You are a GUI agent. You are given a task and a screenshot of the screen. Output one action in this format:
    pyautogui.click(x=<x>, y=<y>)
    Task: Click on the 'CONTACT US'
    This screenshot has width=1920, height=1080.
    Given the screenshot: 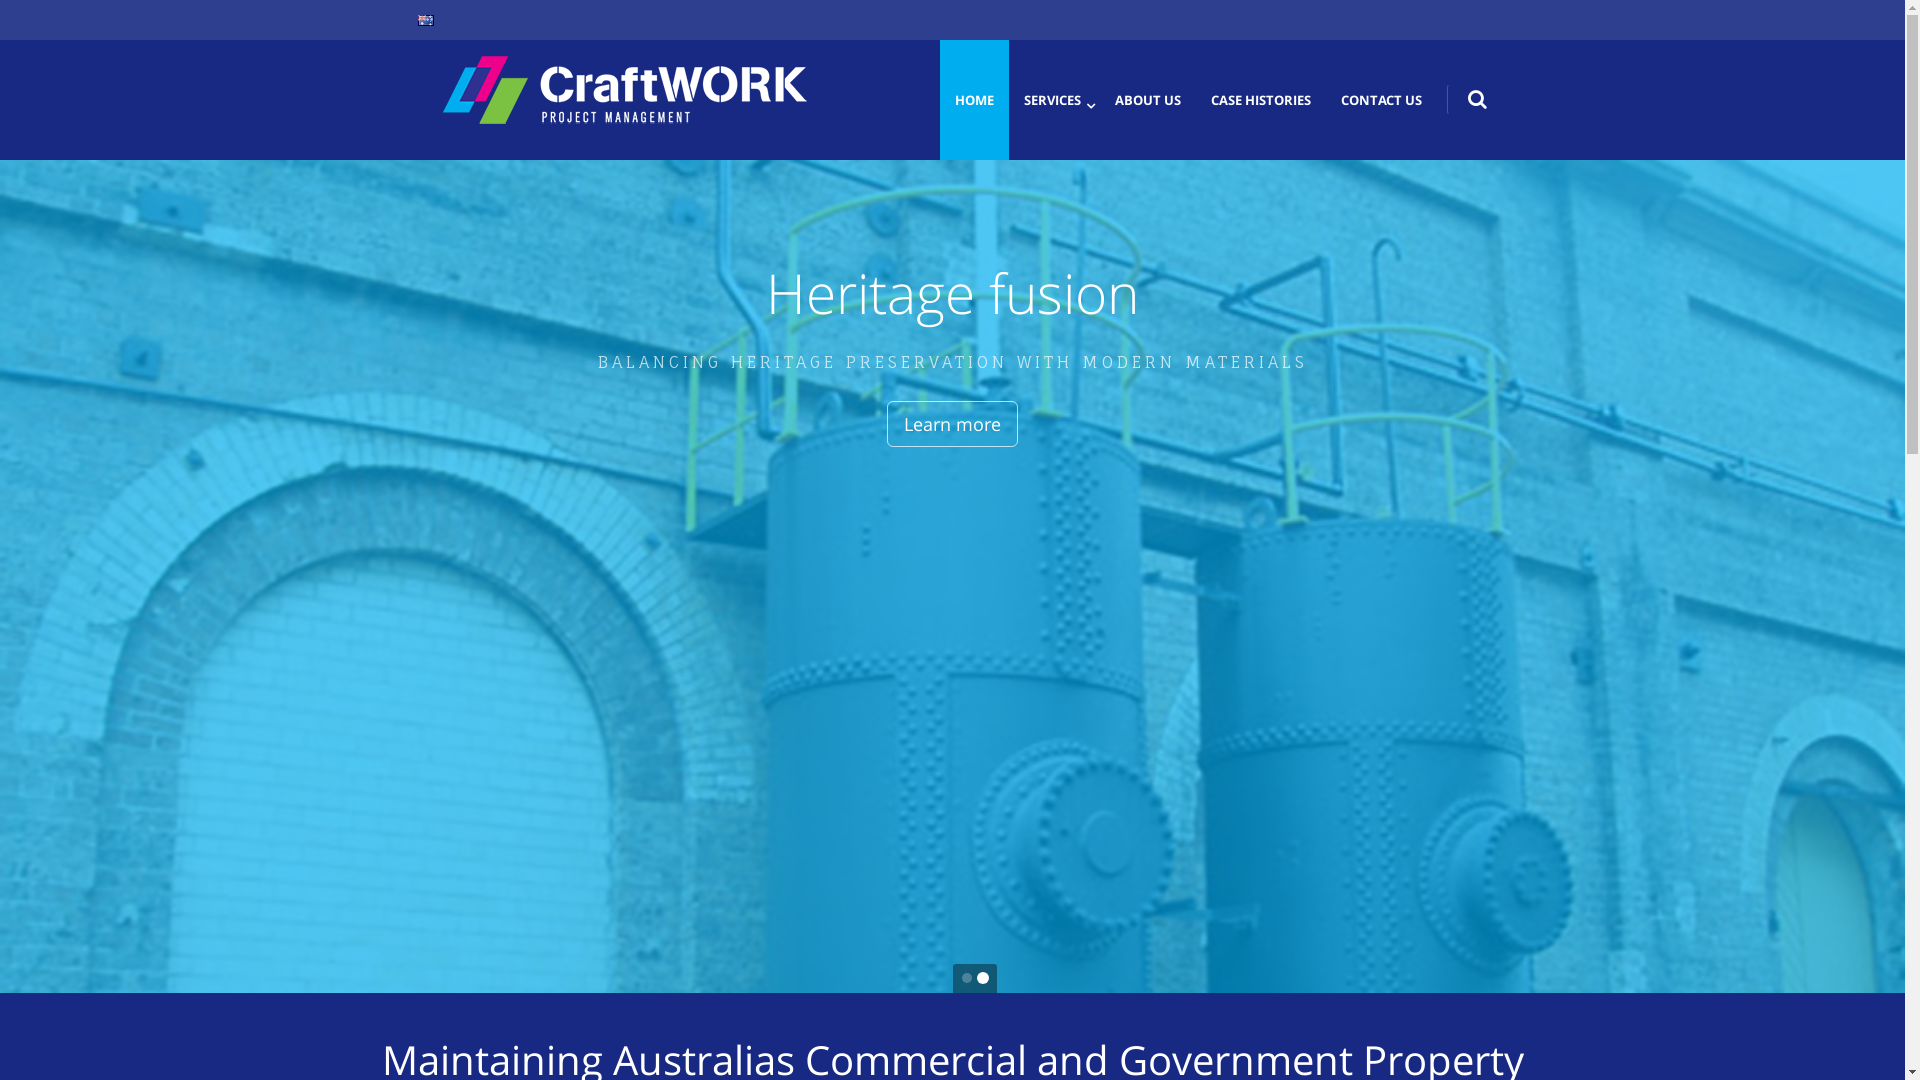 What is the action you would take?
    pyautogui.click(x=1380, y=100)
    